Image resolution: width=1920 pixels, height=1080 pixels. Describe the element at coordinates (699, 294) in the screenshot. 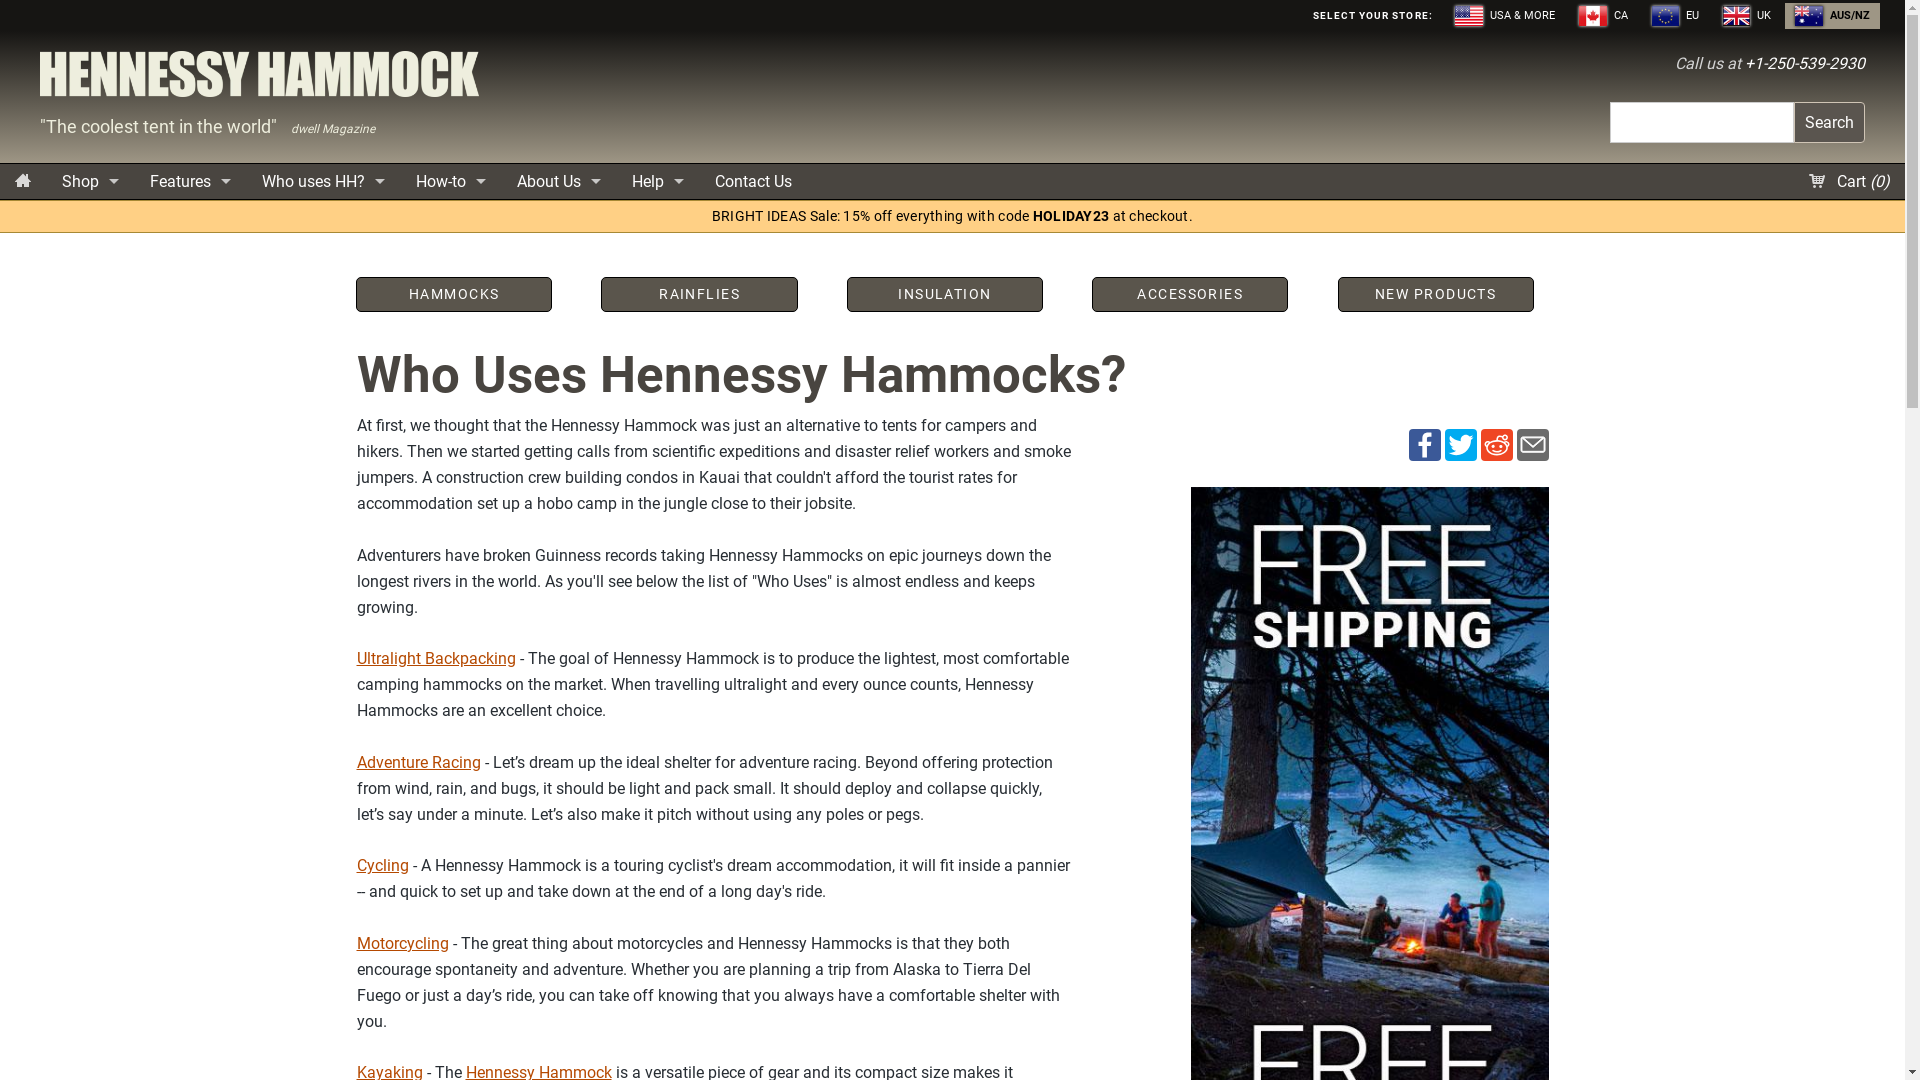

I see `'RAINFLIES'` at that location.